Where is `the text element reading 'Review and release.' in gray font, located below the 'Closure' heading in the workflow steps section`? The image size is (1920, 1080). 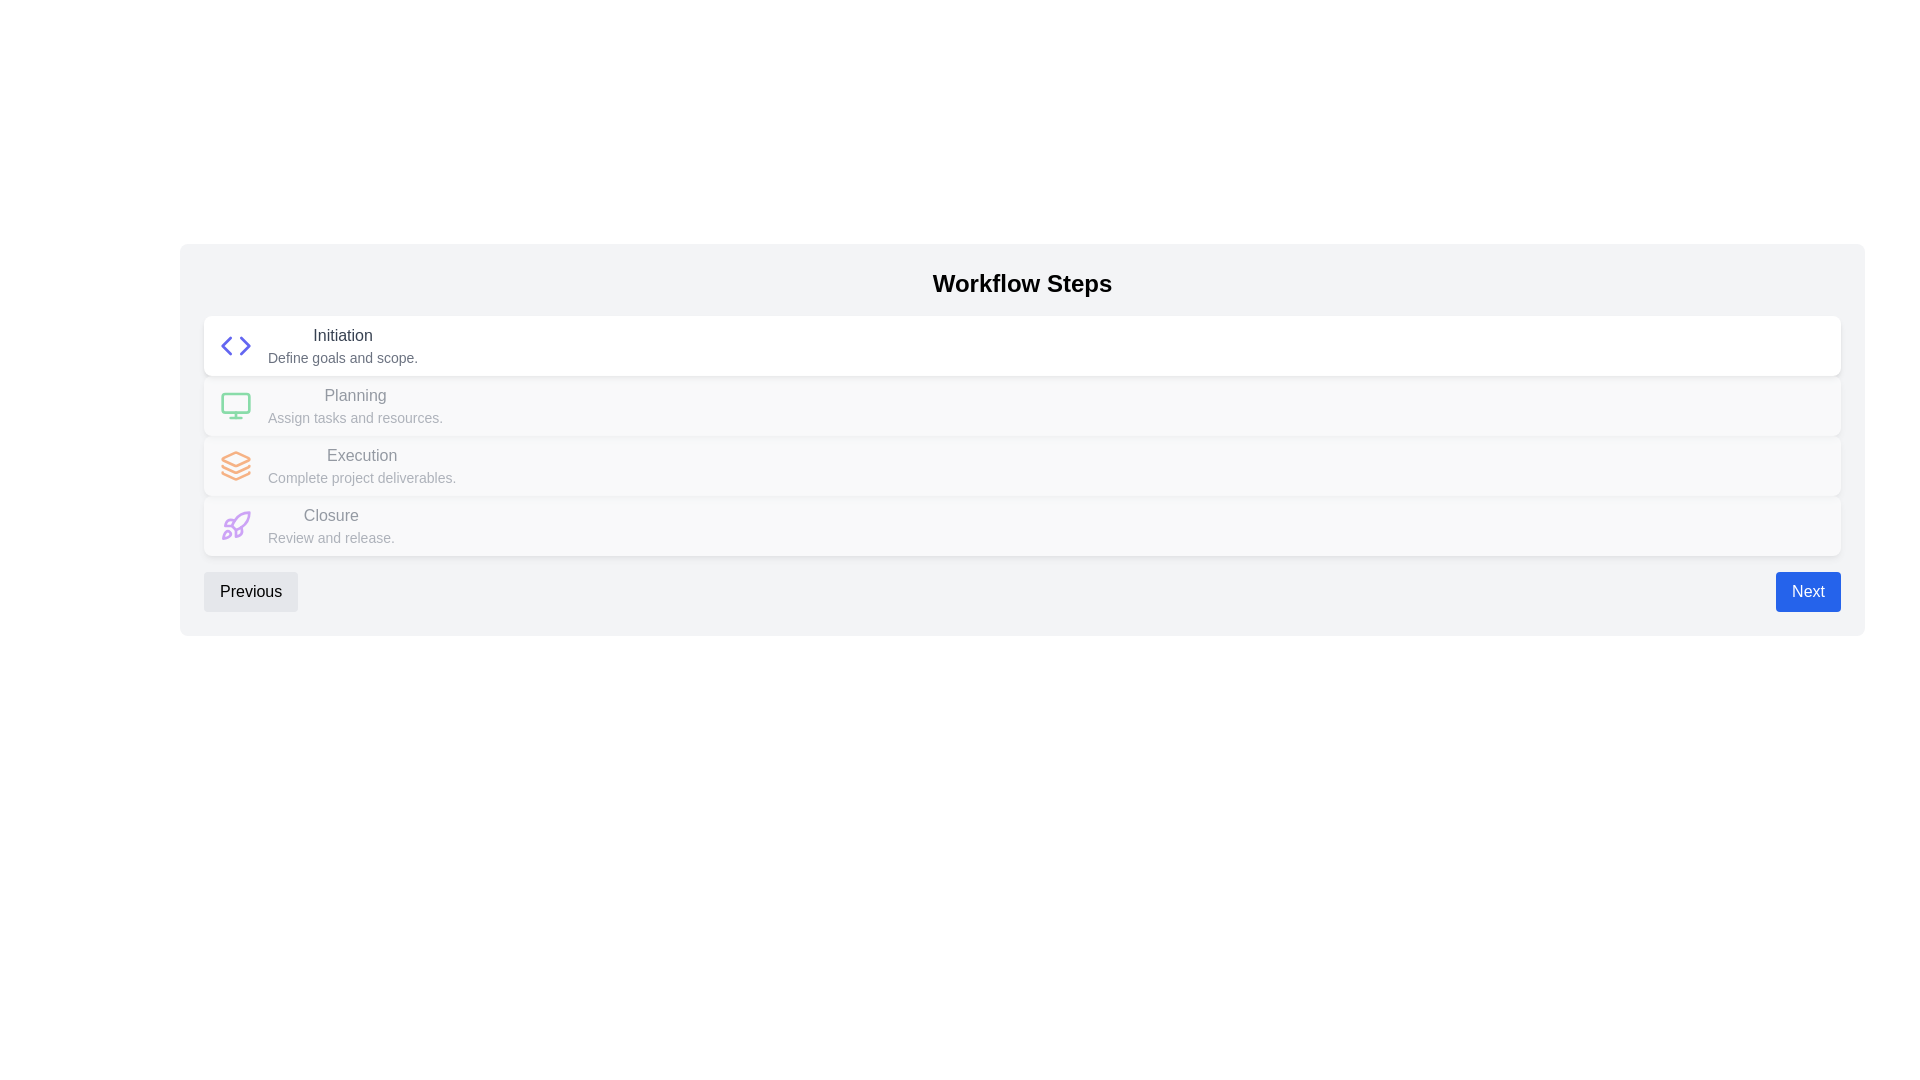
the text element reading 'Review and release.' in gray font, located below the 'Closure' heading in the workflow steps section is located at coordinates (331, 536).